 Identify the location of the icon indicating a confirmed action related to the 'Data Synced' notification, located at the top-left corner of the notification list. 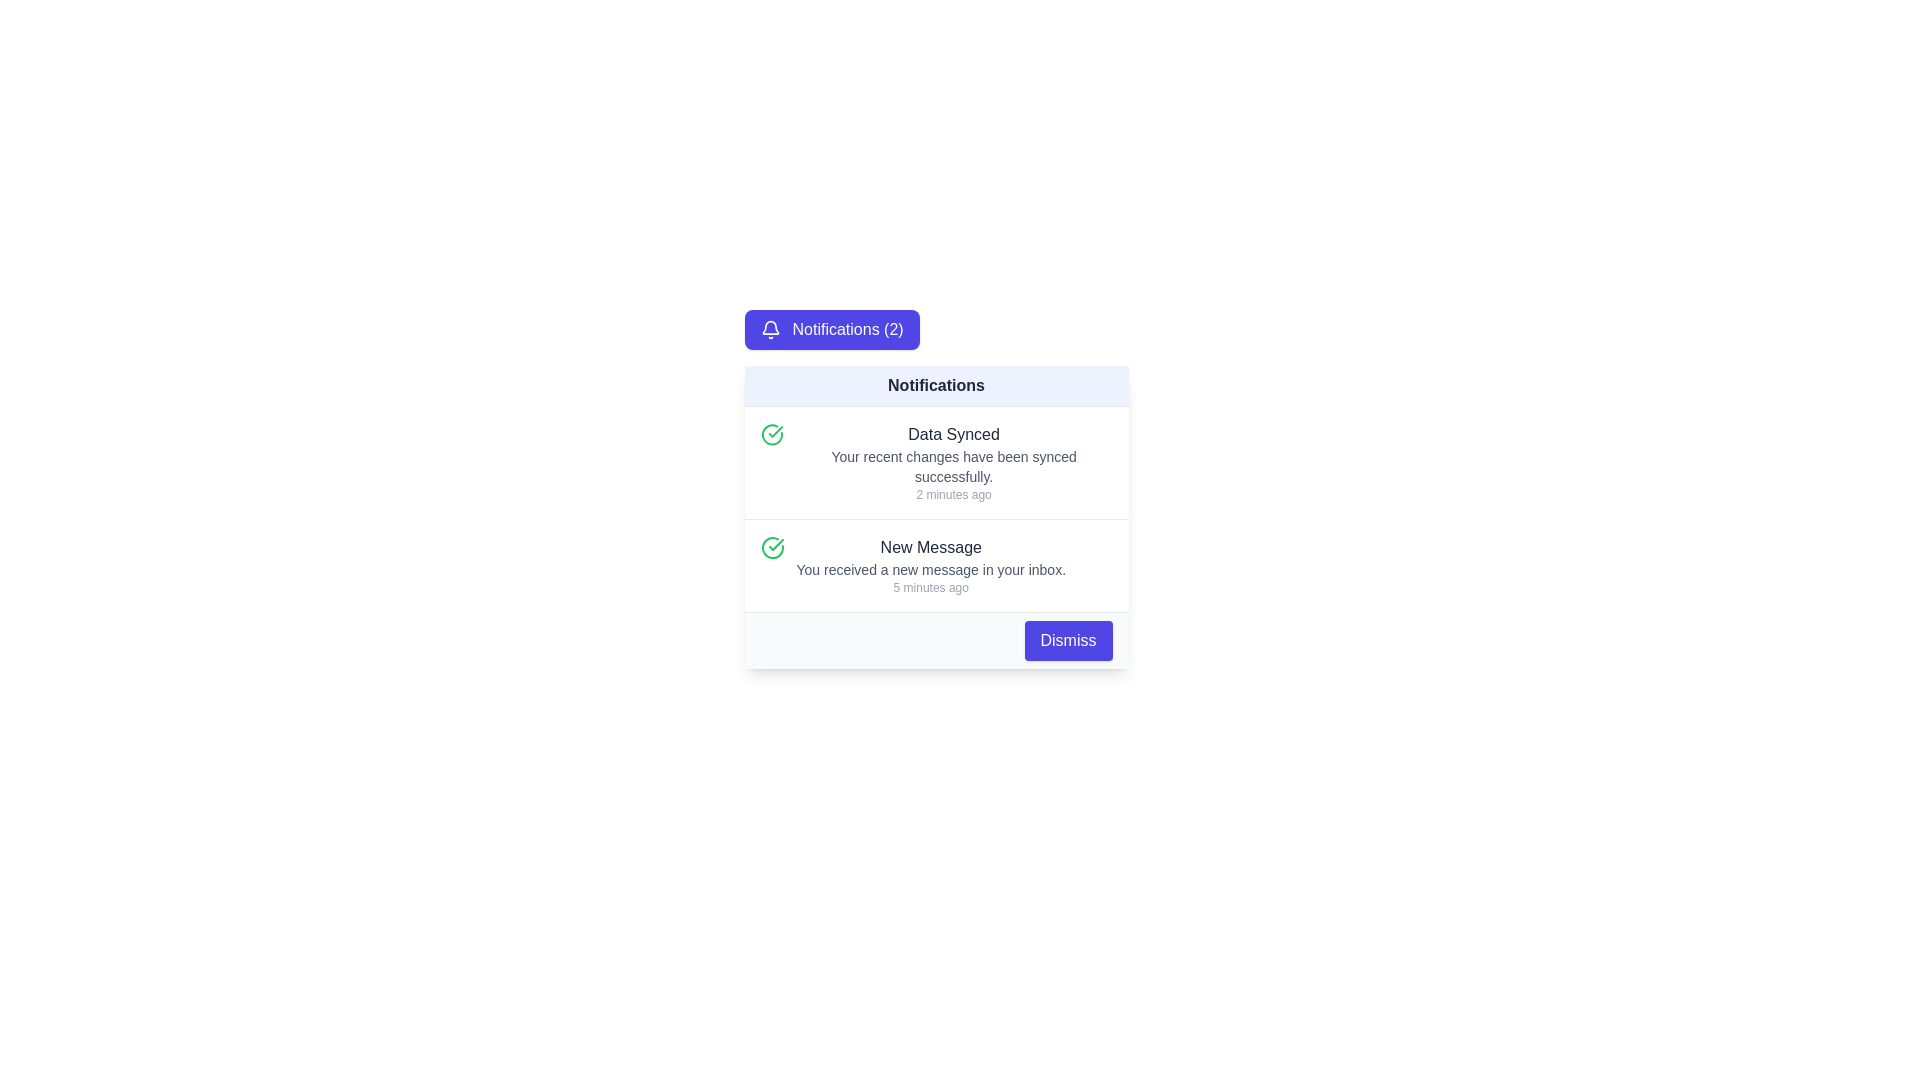
(771, 434).